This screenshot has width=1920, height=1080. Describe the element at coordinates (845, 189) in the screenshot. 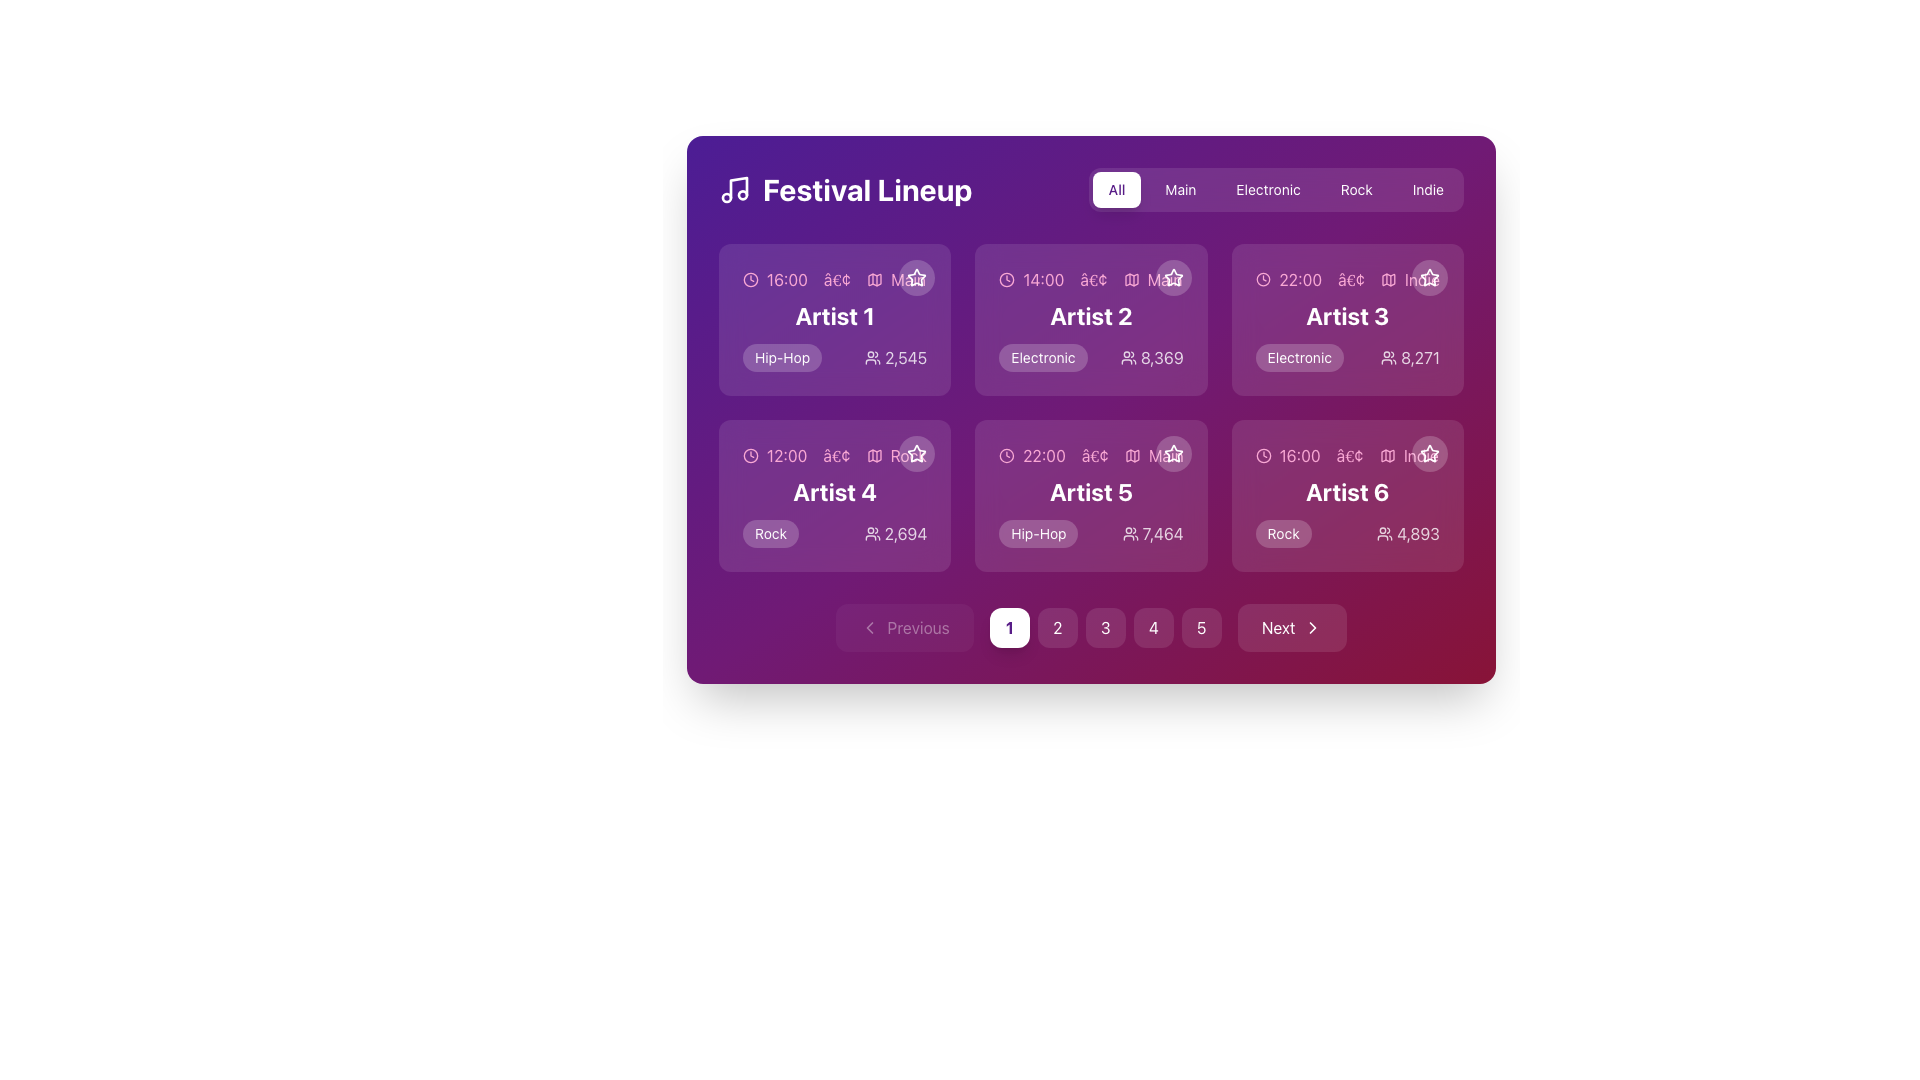

I see `the 'Festival Lineup' header text with a musical note icon, which is prominently displayed in bold white font against a purple background, located at the top-left corner of the content box` at that location.